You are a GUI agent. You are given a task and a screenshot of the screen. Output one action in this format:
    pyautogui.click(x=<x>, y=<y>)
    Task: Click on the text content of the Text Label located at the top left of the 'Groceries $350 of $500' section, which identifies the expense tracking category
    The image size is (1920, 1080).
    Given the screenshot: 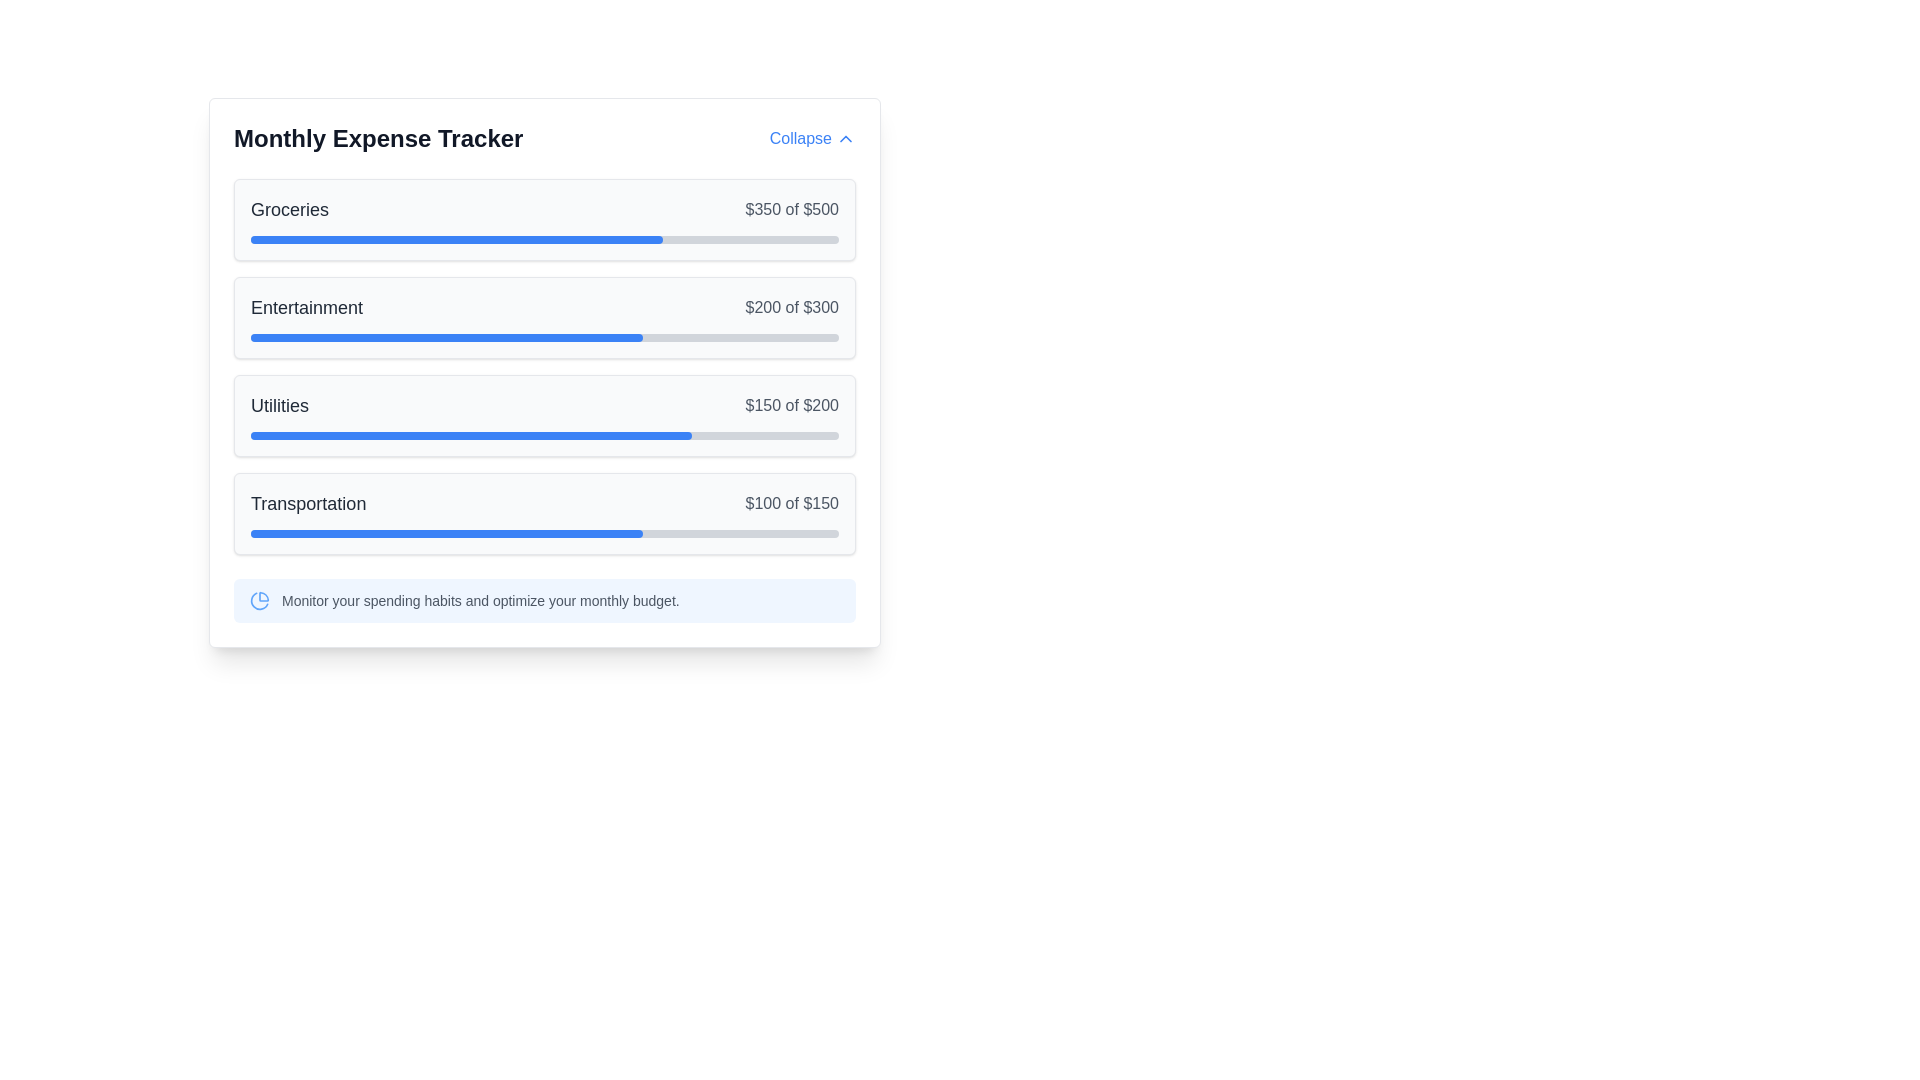 What is the action you would take?
    pyautogui.click(x=289, y=209)
    